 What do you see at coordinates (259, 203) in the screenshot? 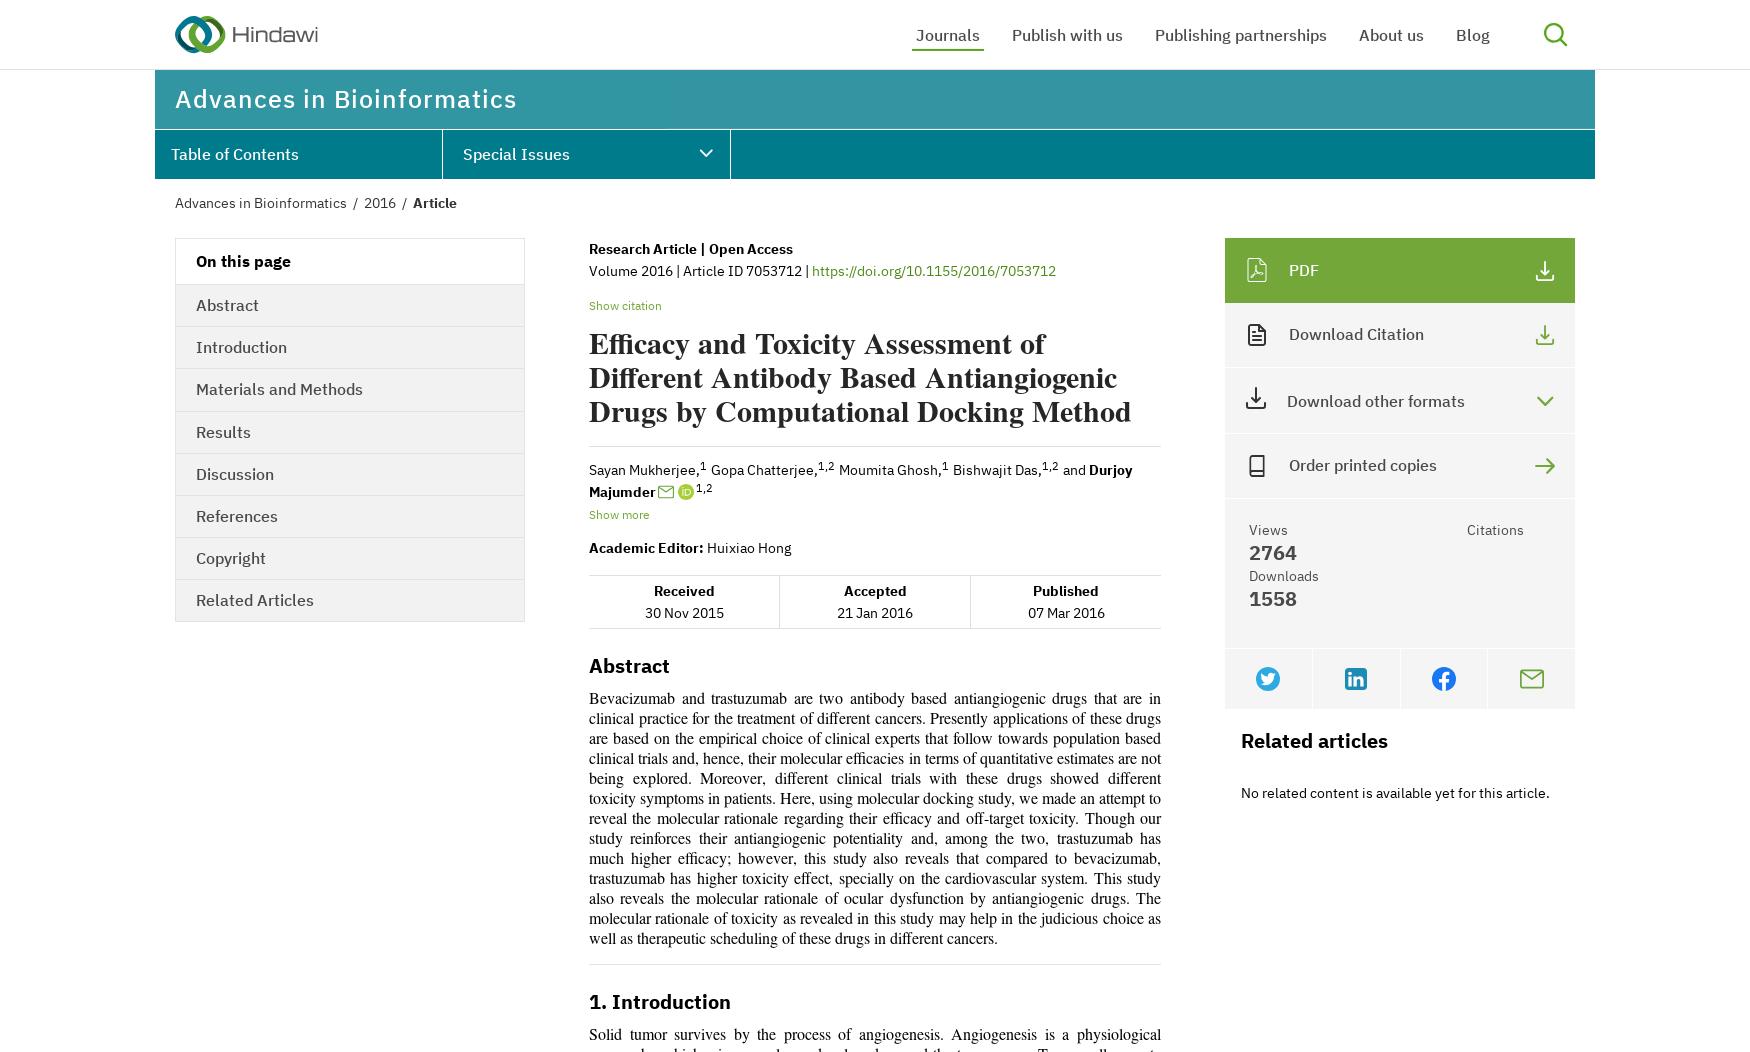
I see `'Advances in Bioinformatics'` at bounding box center [259, 203].